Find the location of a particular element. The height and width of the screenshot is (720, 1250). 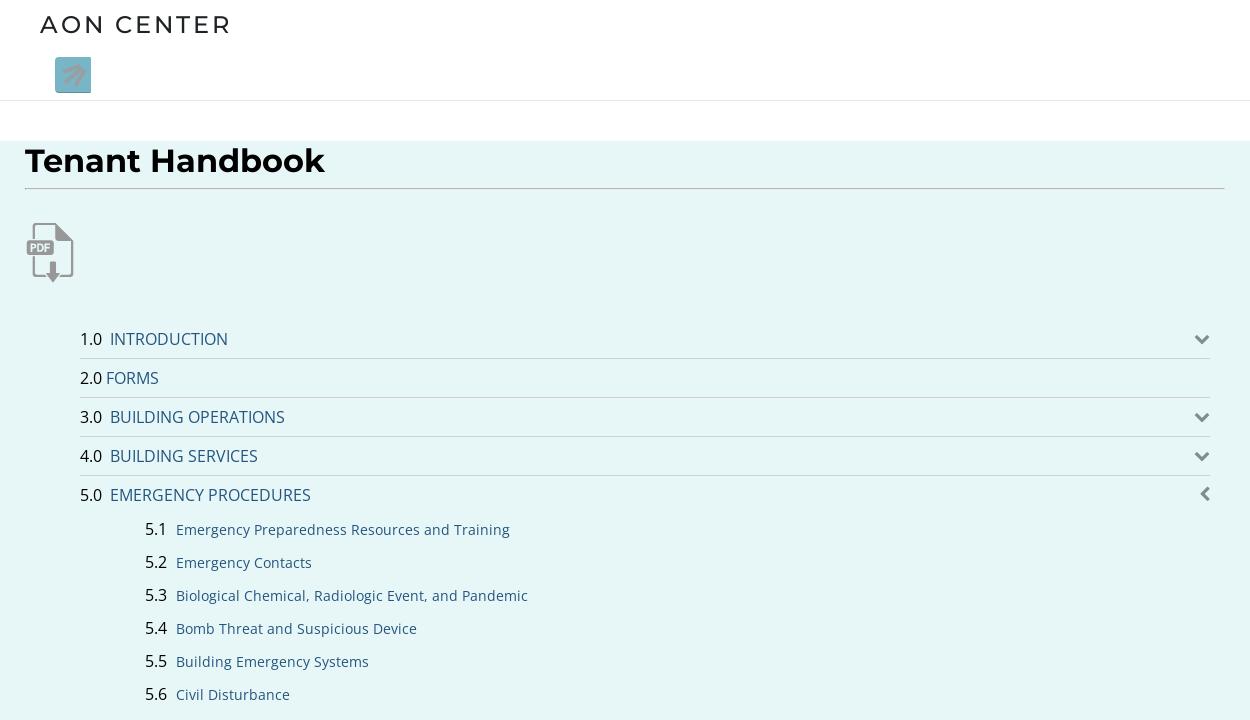

'Introduction' is located at coordinates (168, 337).